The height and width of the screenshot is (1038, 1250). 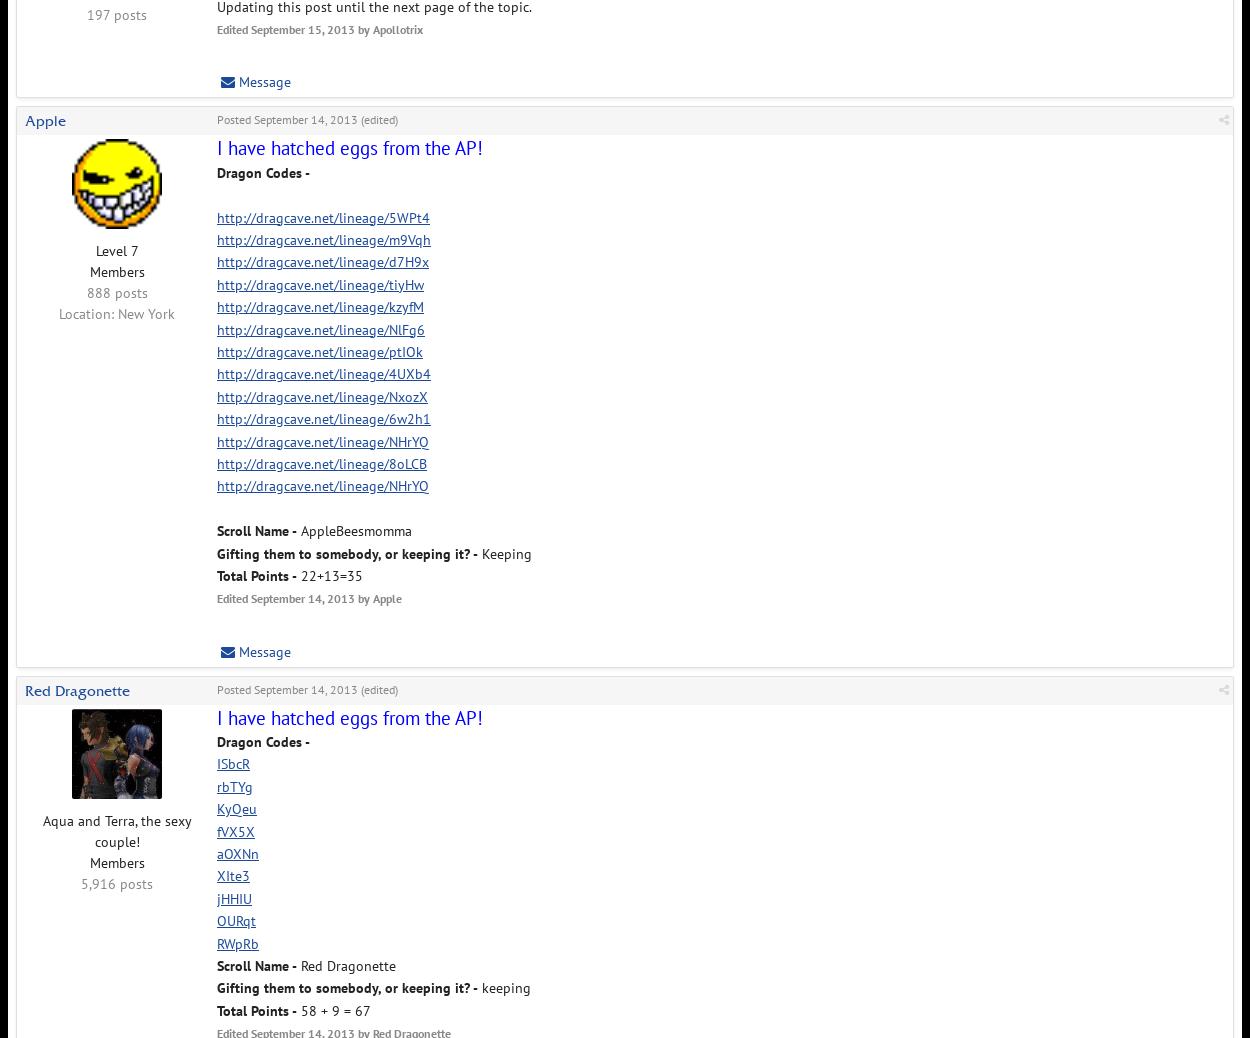 What do you see at coordinates (388, 28) in the screenshot?
I see `'by Apollotrix'` at bounding box center [388, 28].